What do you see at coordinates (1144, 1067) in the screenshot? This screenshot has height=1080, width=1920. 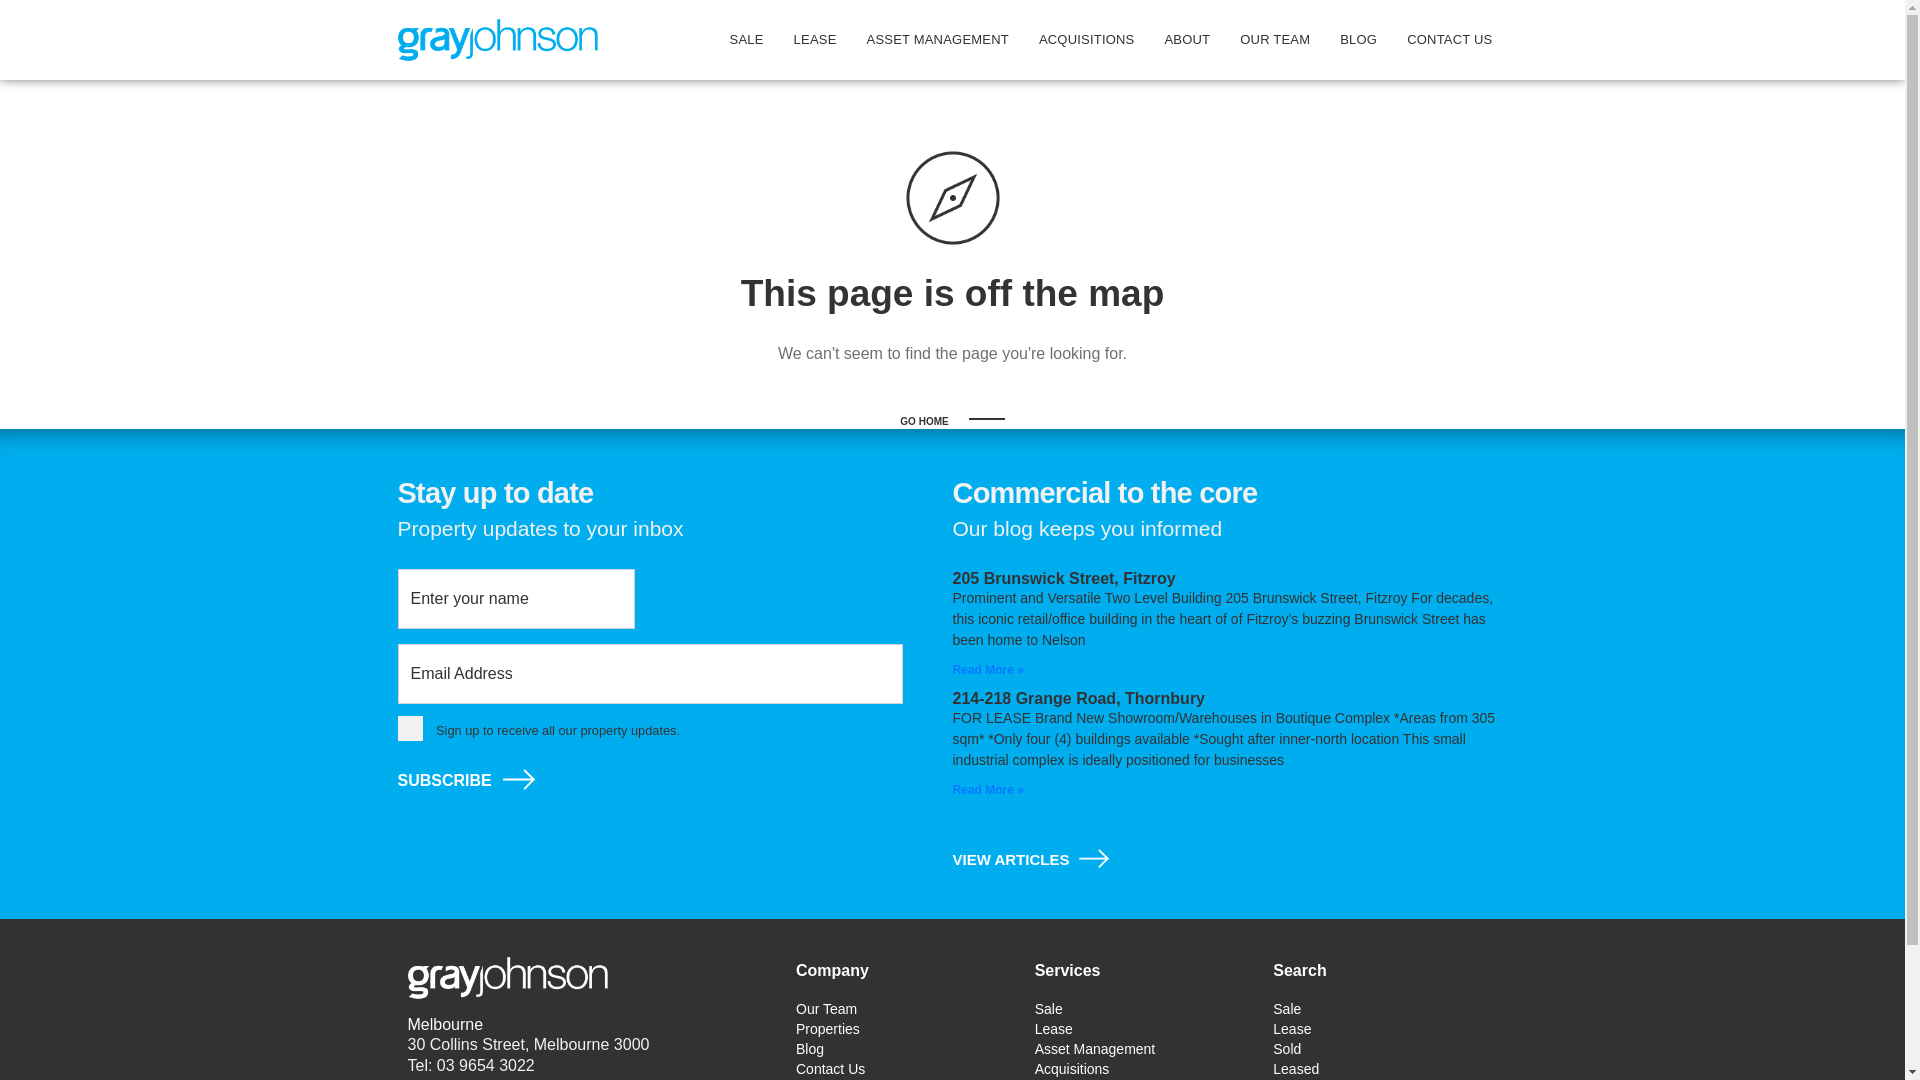 I see `'Acquisitions'` at bounding box center [1144, 1067].